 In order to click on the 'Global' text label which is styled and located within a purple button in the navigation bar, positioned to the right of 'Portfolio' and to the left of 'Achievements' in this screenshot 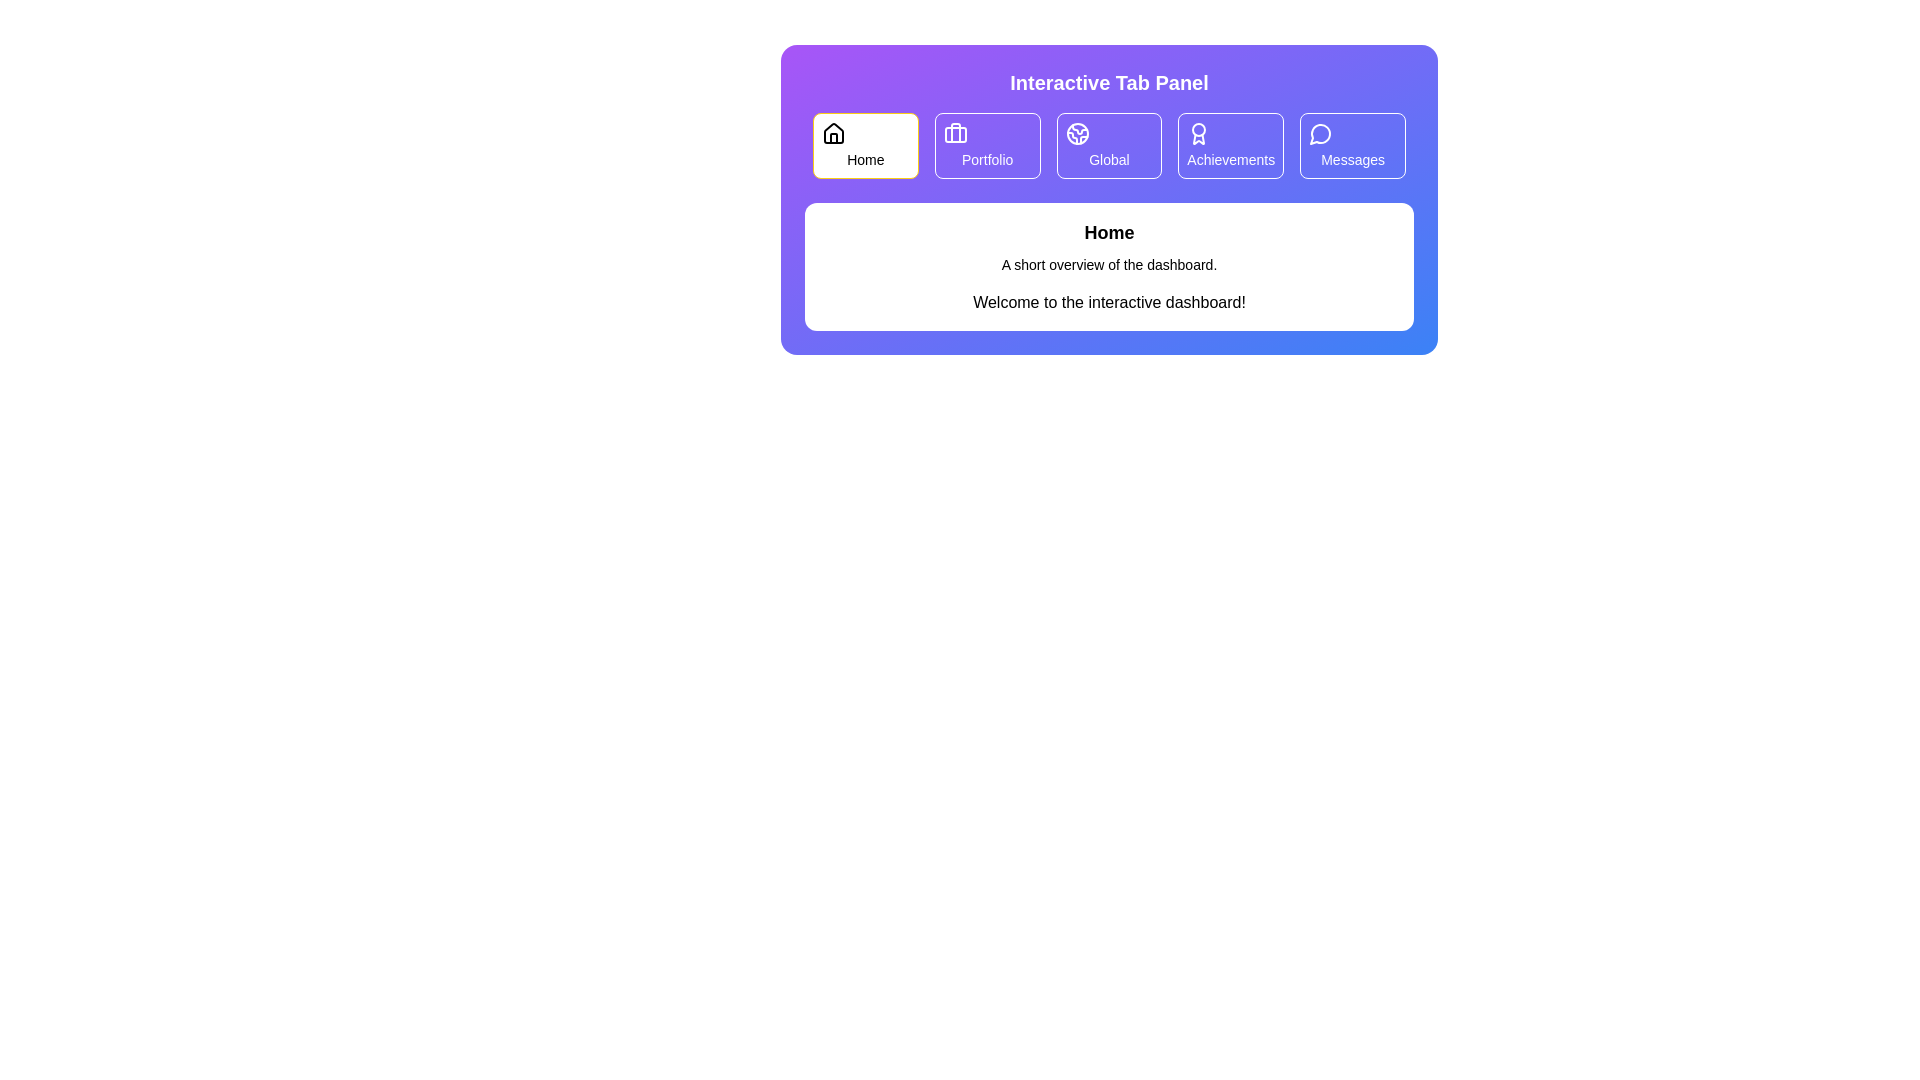, I will do `click(1108, 158)`.